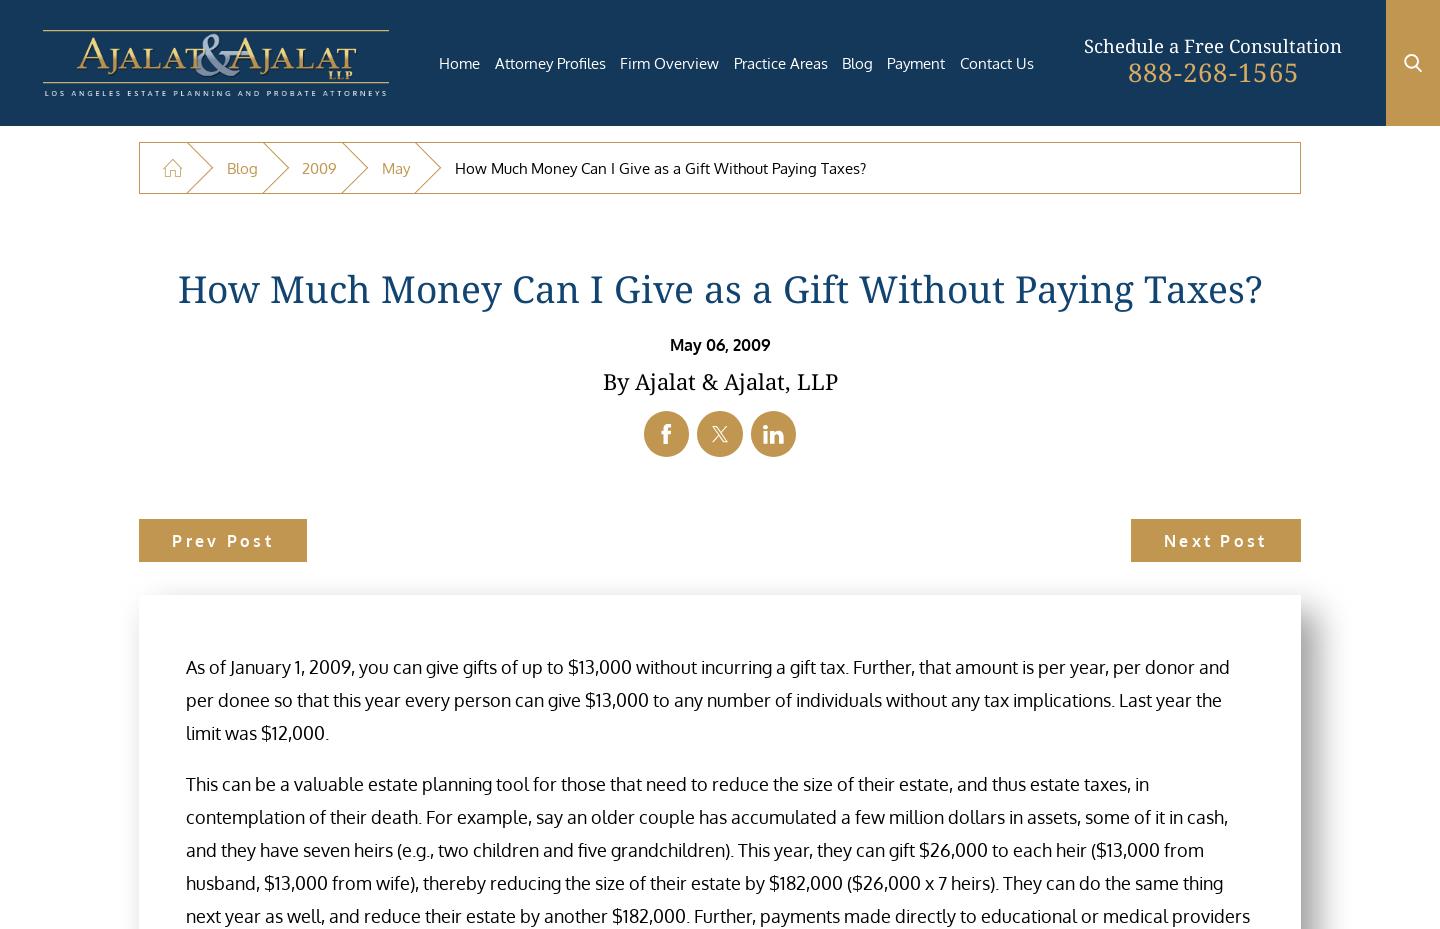 The image size is (1440, 929). What do you see at coordinates (654, 905) in the screenshot?
I see `'The information on this website is for general information purposes only.
							 Nothing on this site should be taken as legal advice for any individual
							 case or situation. This information is not intended to create, and receipt
							 or viewing does not constitute, an attorney-client relationship.'` at bounding box center [654, 905].